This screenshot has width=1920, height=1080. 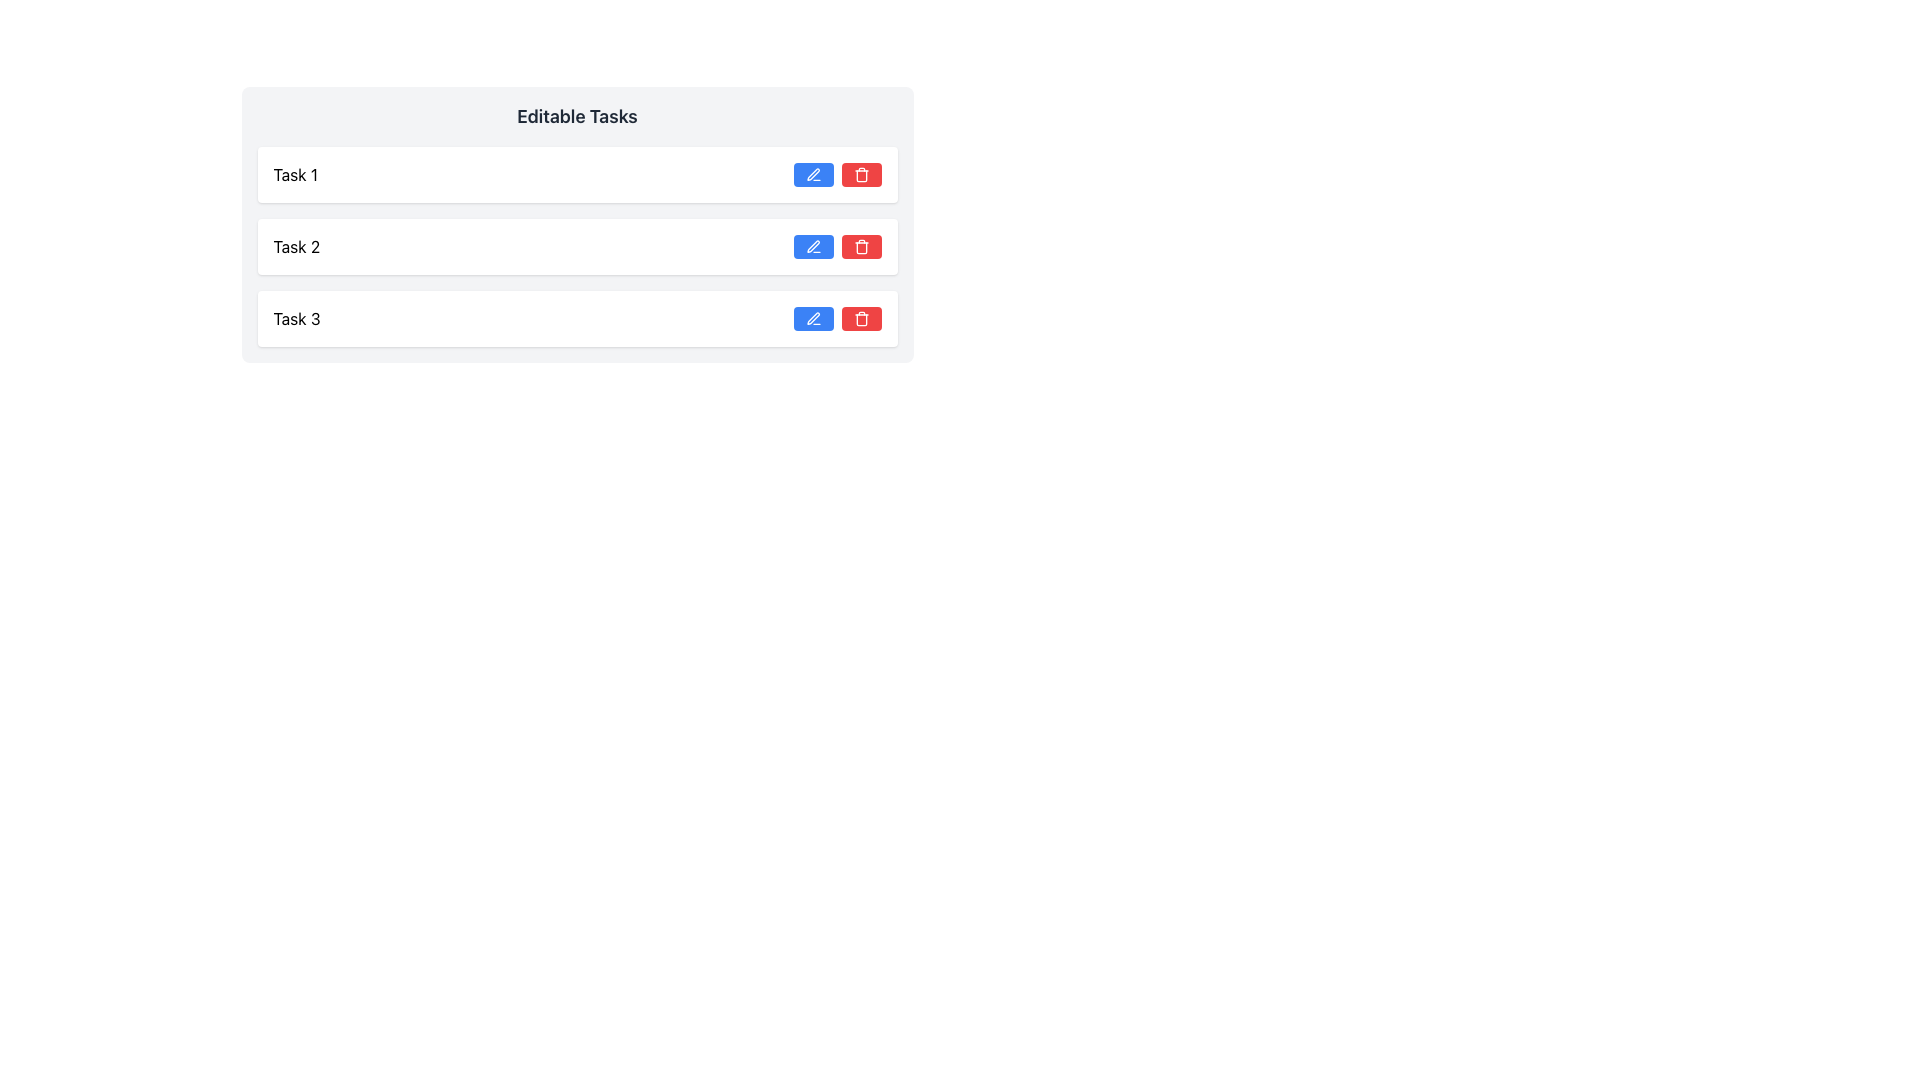 I want to click on the blue button with a pen icon on the left side of the actions column for 'Task 1' to initiate task editing, so click(x=837, y=173).